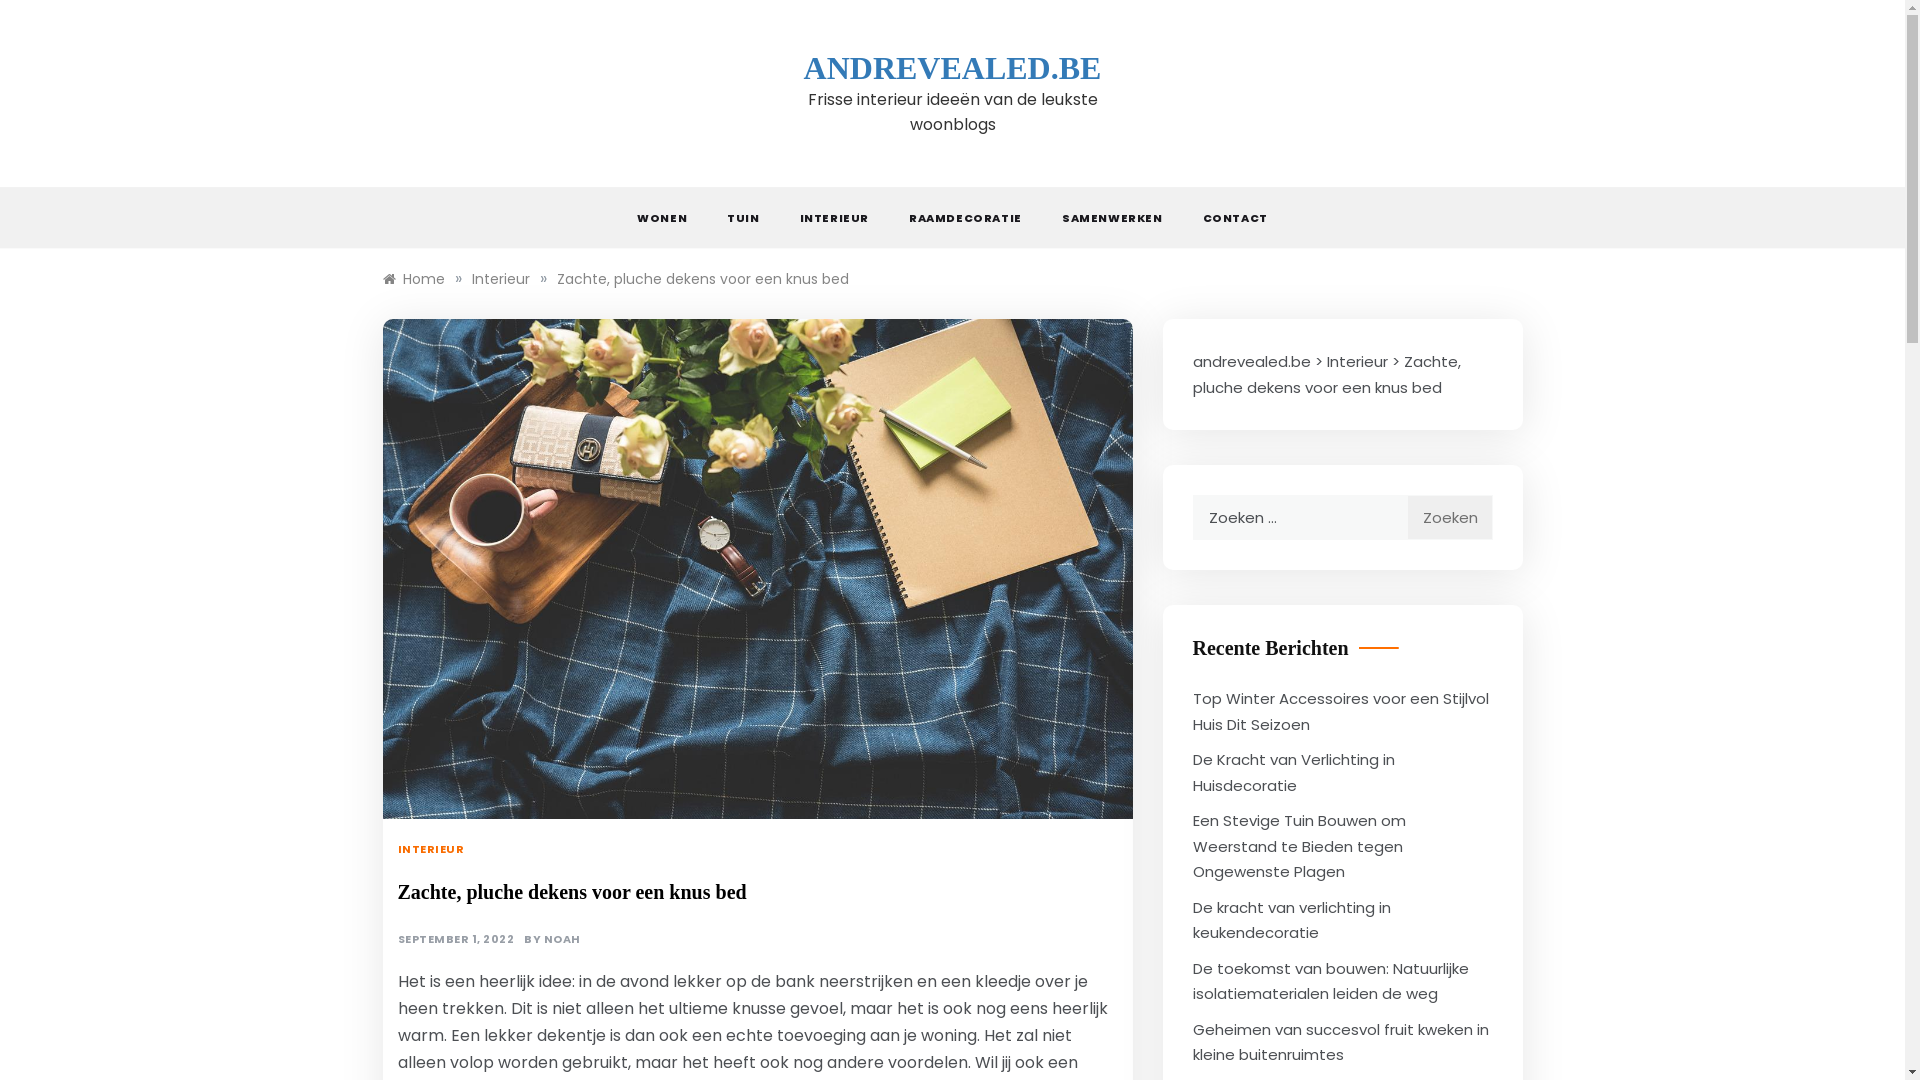  Describe the element at coordinates (1224, 218) in the screenshot. I see `'CONTACT'` at that location.